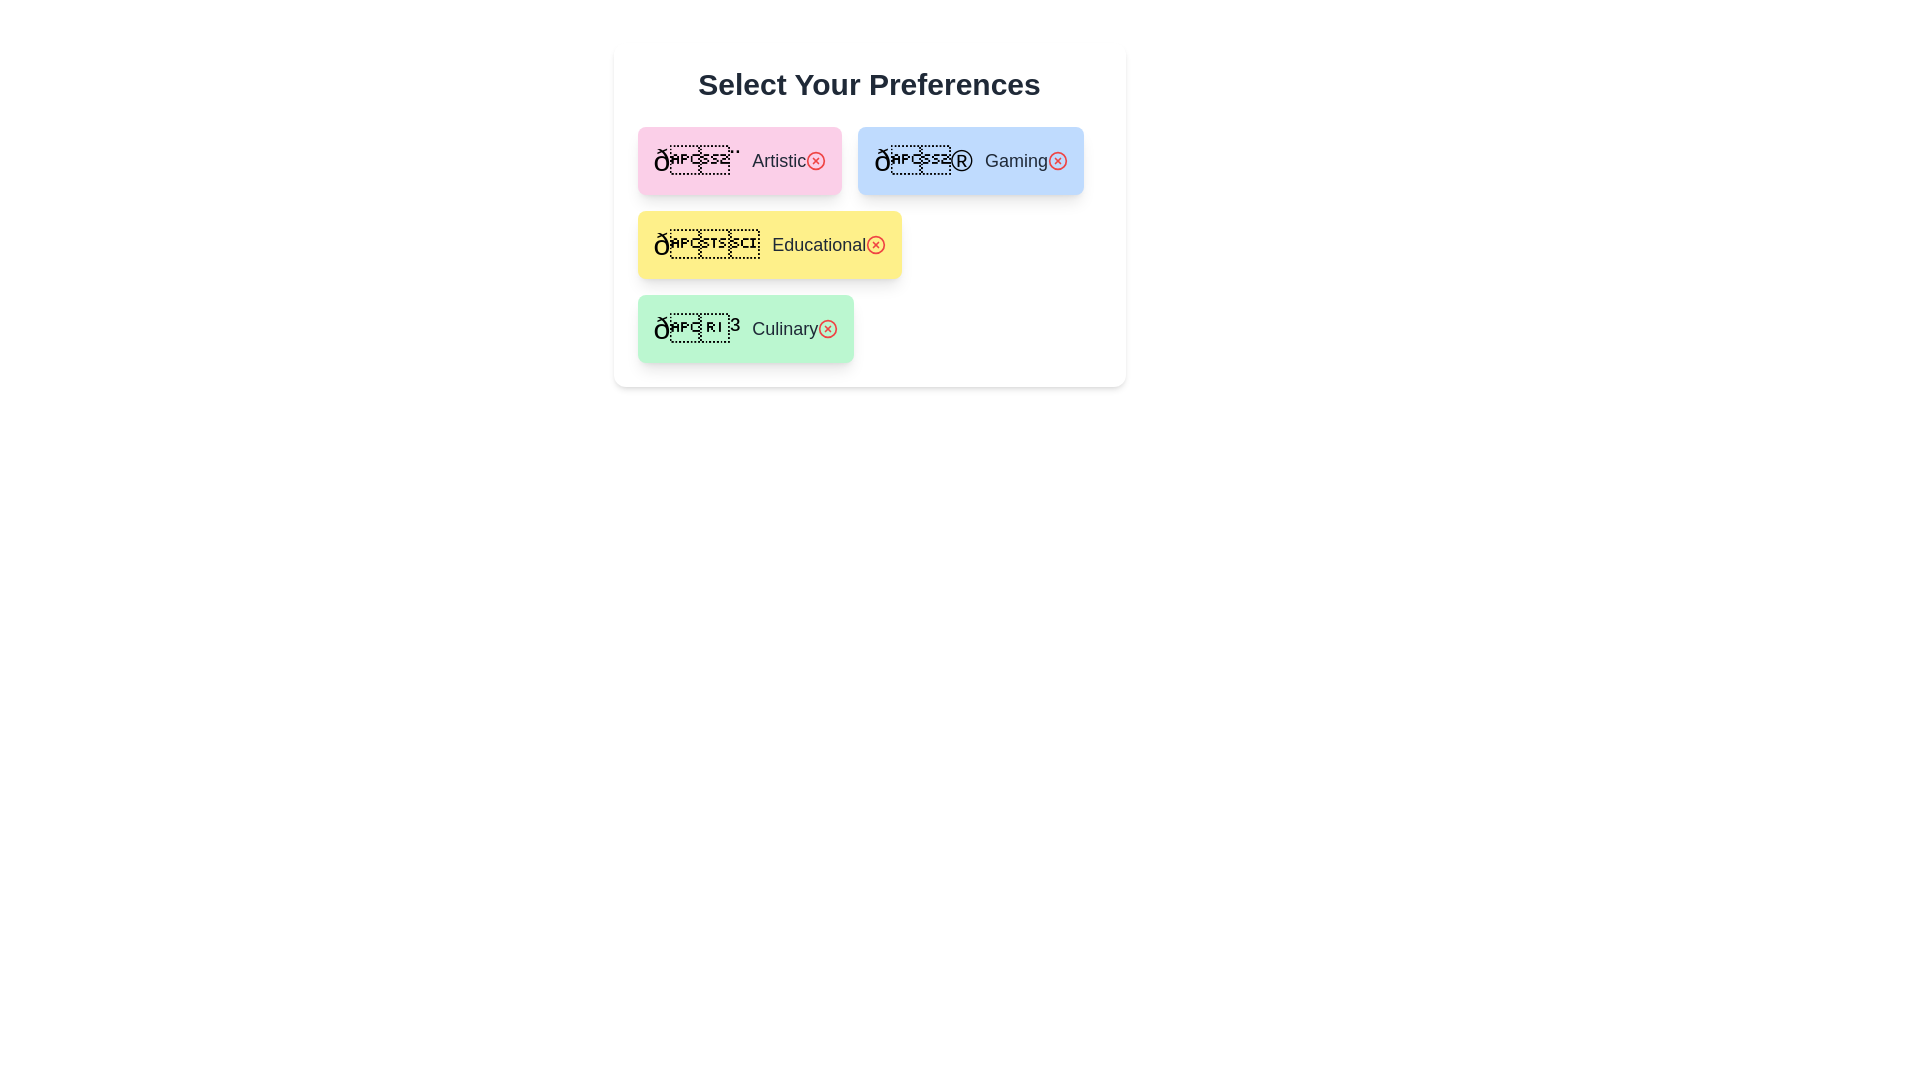  I want to click on remove button for the preference labeled Gaming, so click(1057, 160).